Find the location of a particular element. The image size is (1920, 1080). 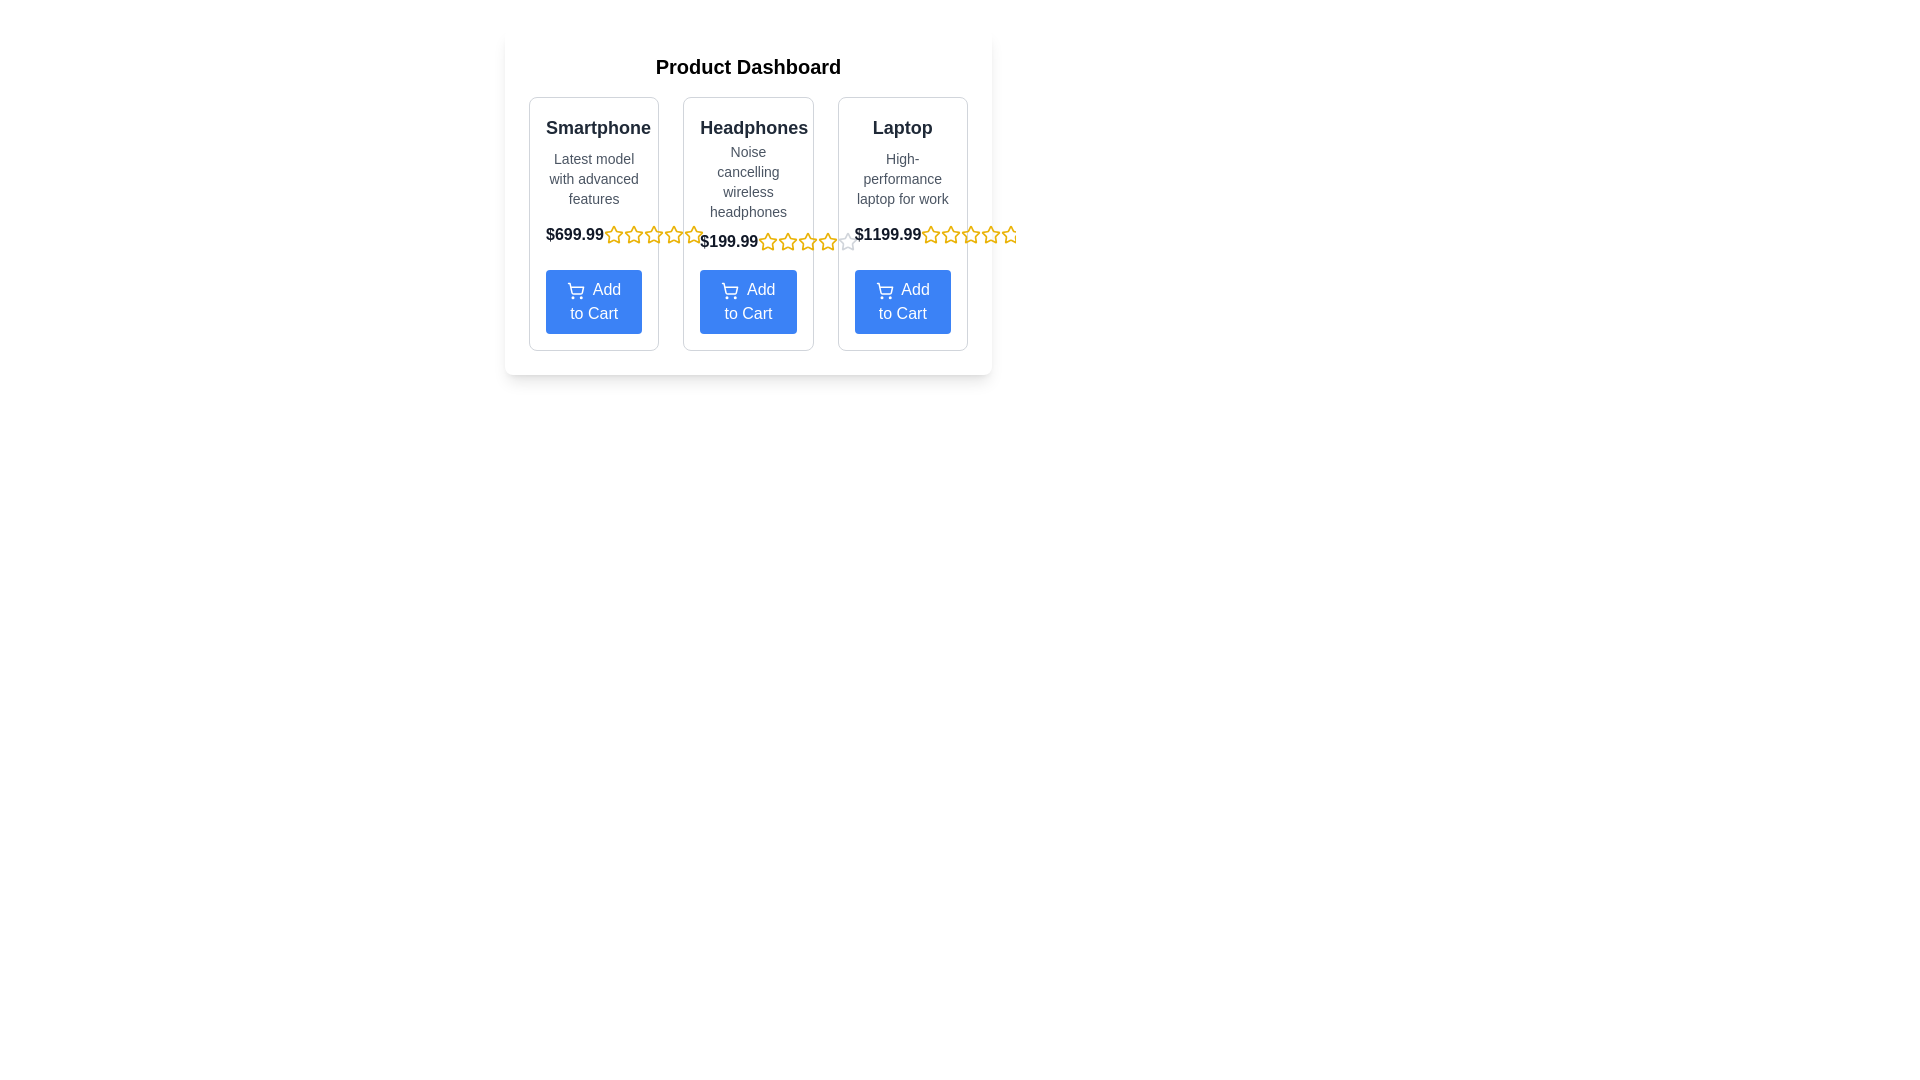

the shopping cart icon located within the 'Add to Cart' button of the second product card titled 'Headphones' is located at coordinates (729, 288).